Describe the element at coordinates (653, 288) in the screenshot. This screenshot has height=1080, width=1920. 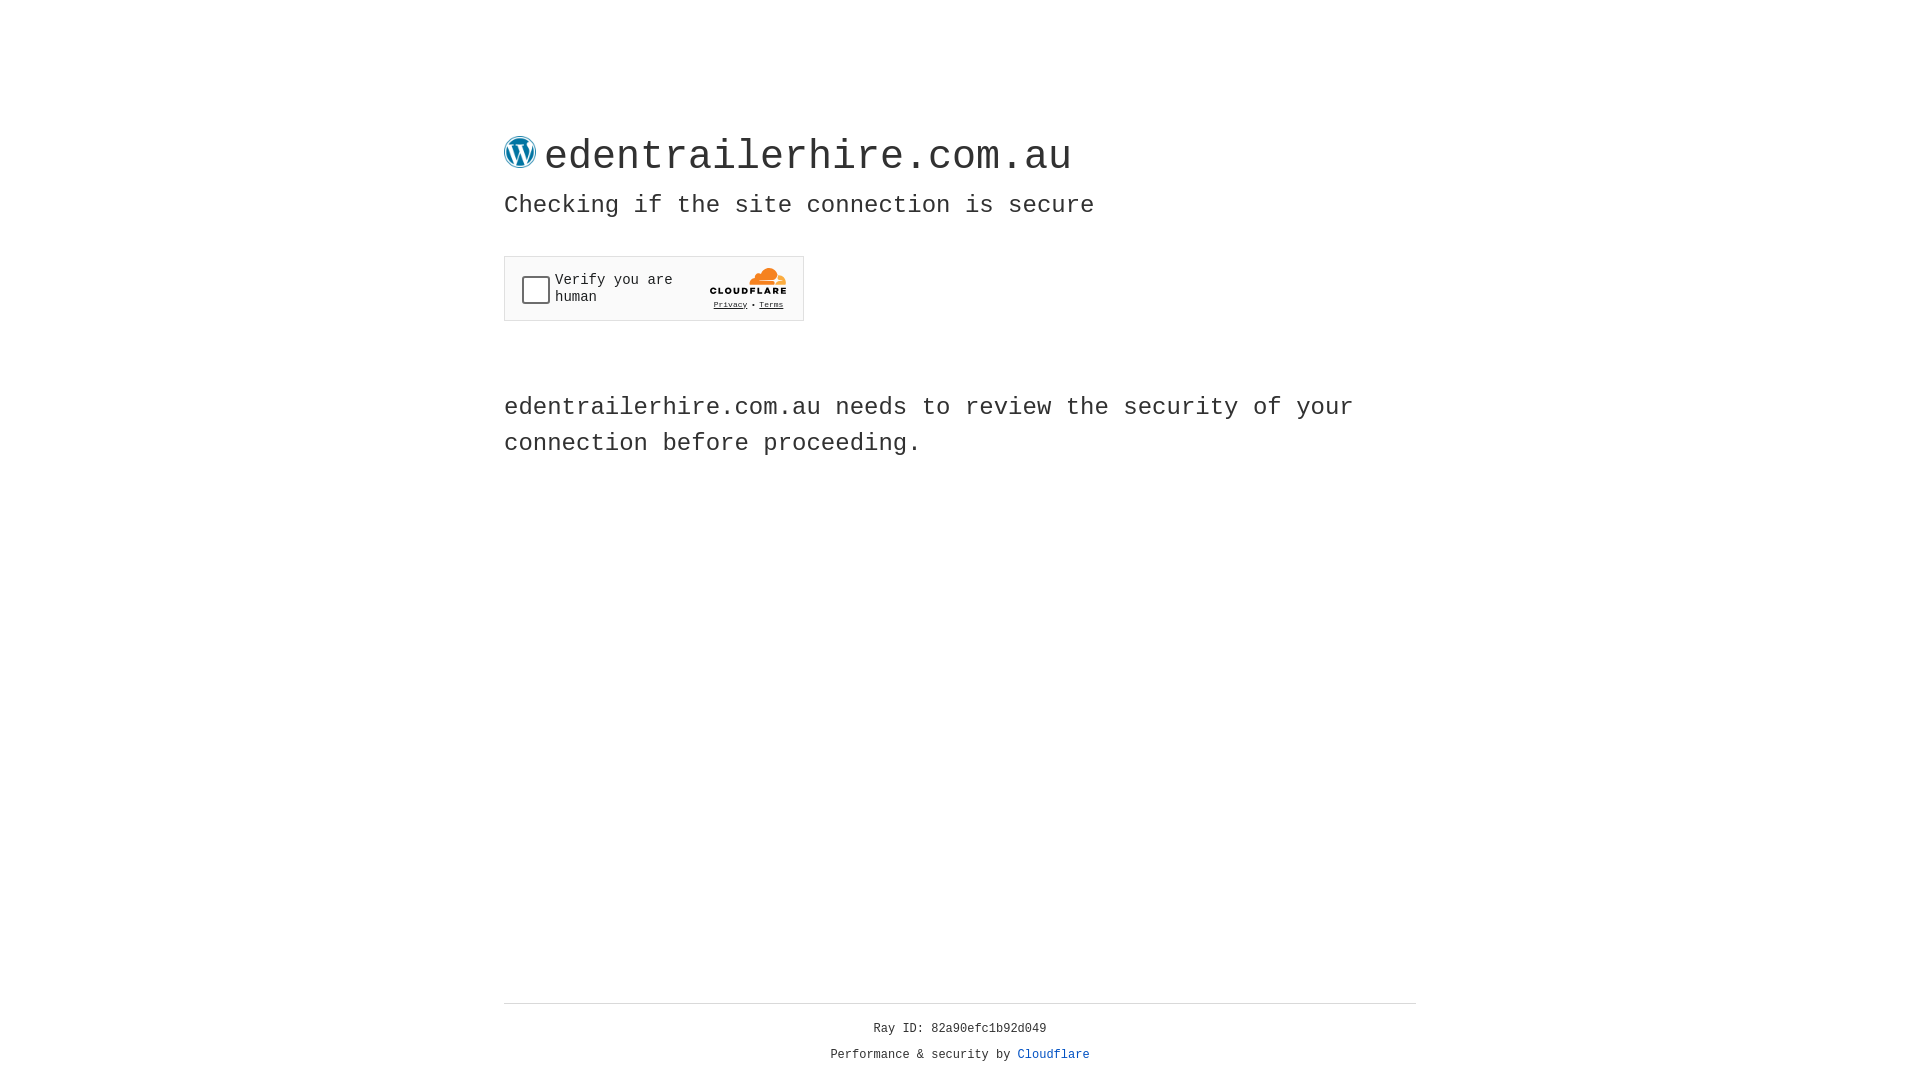
I see `'Widget containing a Cloudflare security challenge'` at that location.